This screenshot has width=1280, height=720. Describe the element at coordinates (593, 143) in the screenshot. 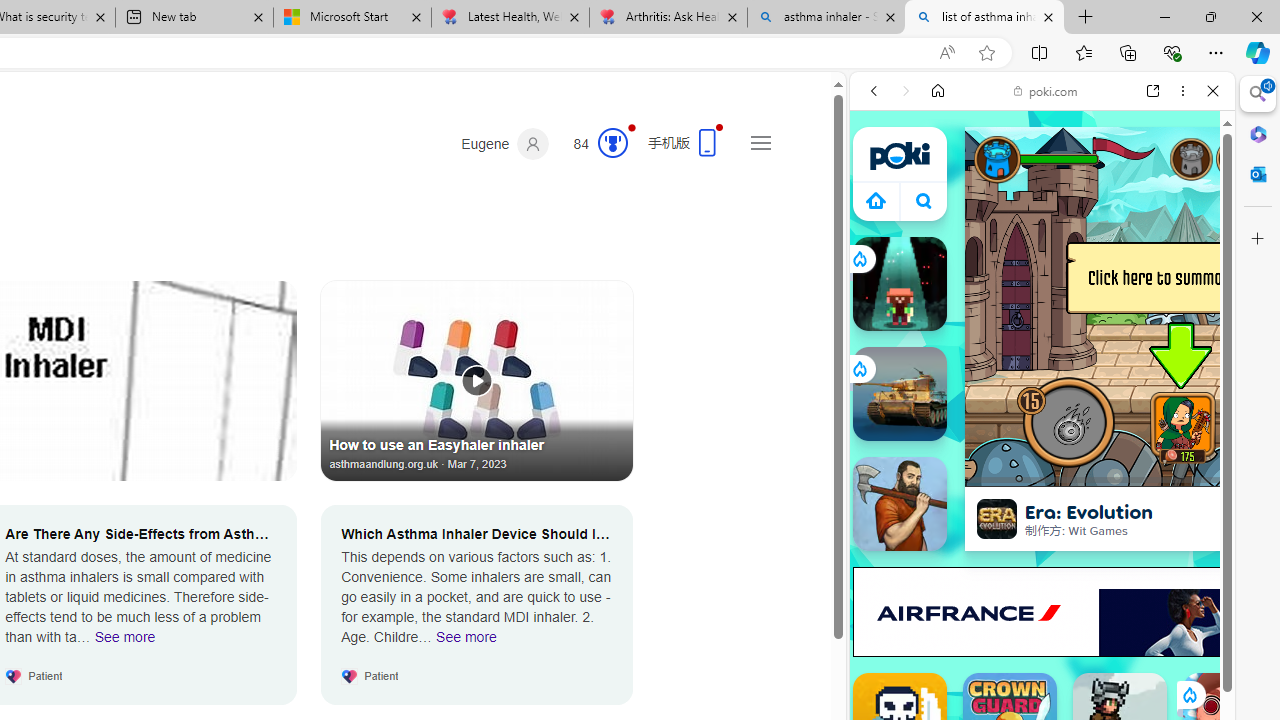

I see `'Microsoft Rewards 84'` at that location.